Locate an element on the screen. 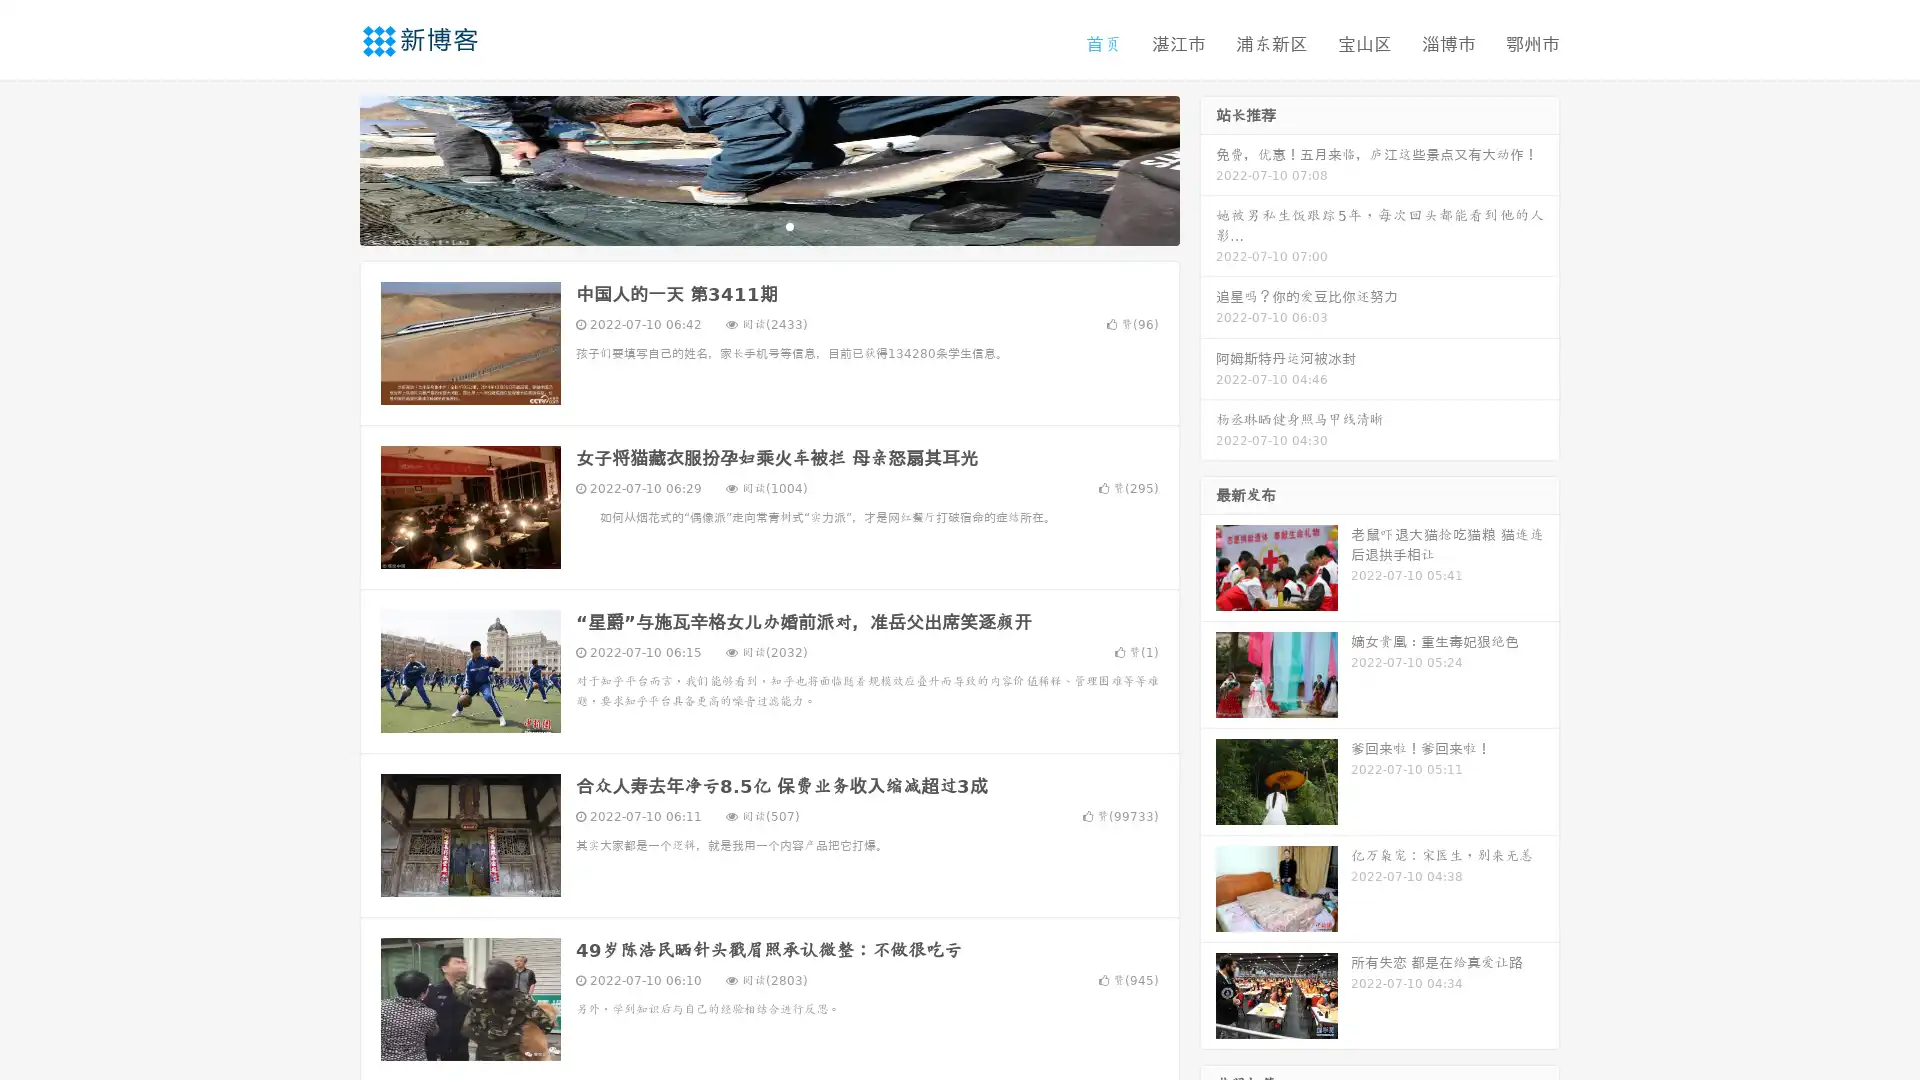  Go to slide 3 is located at coordinates (789, 225).